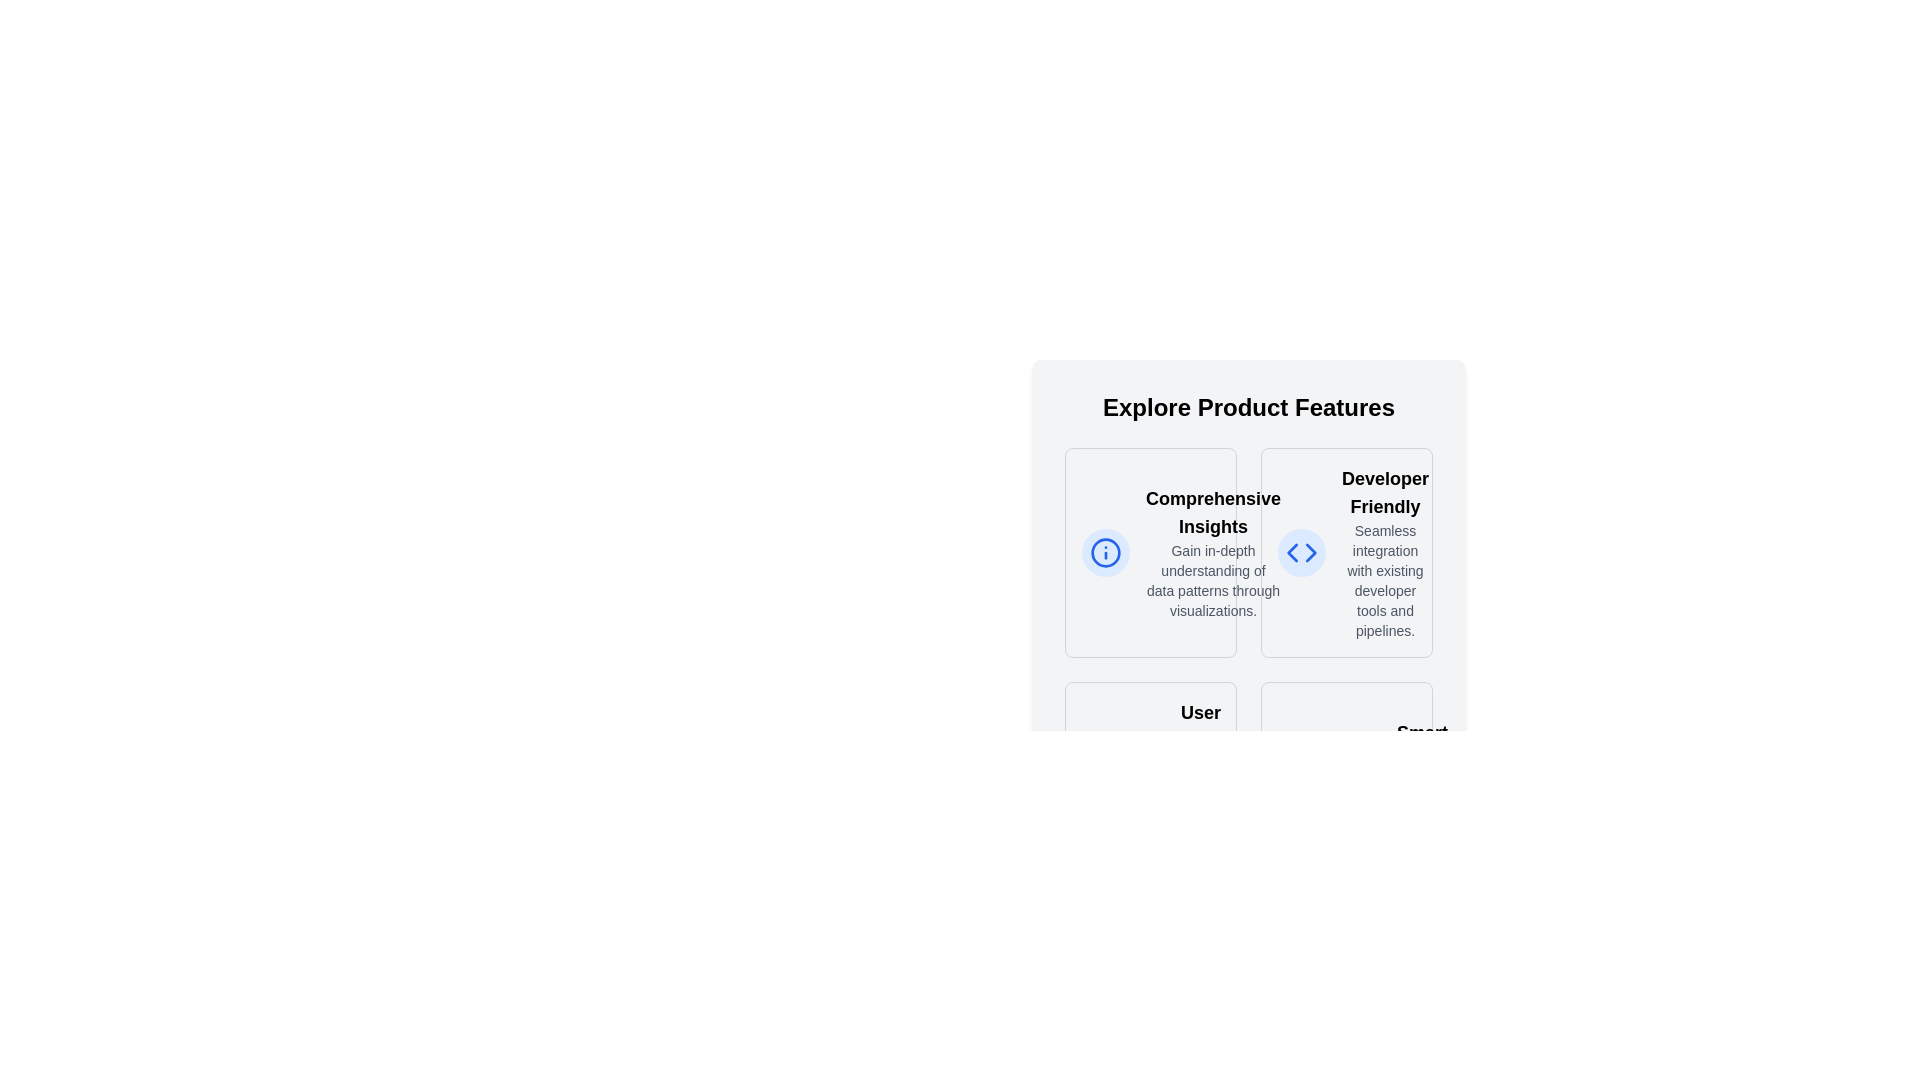  I want to click on static text that says 'Seamless integration with existing developer tools and pipelines.' located beneath the 'Developer Friendly' text within a card layout, so click(1384, 581).